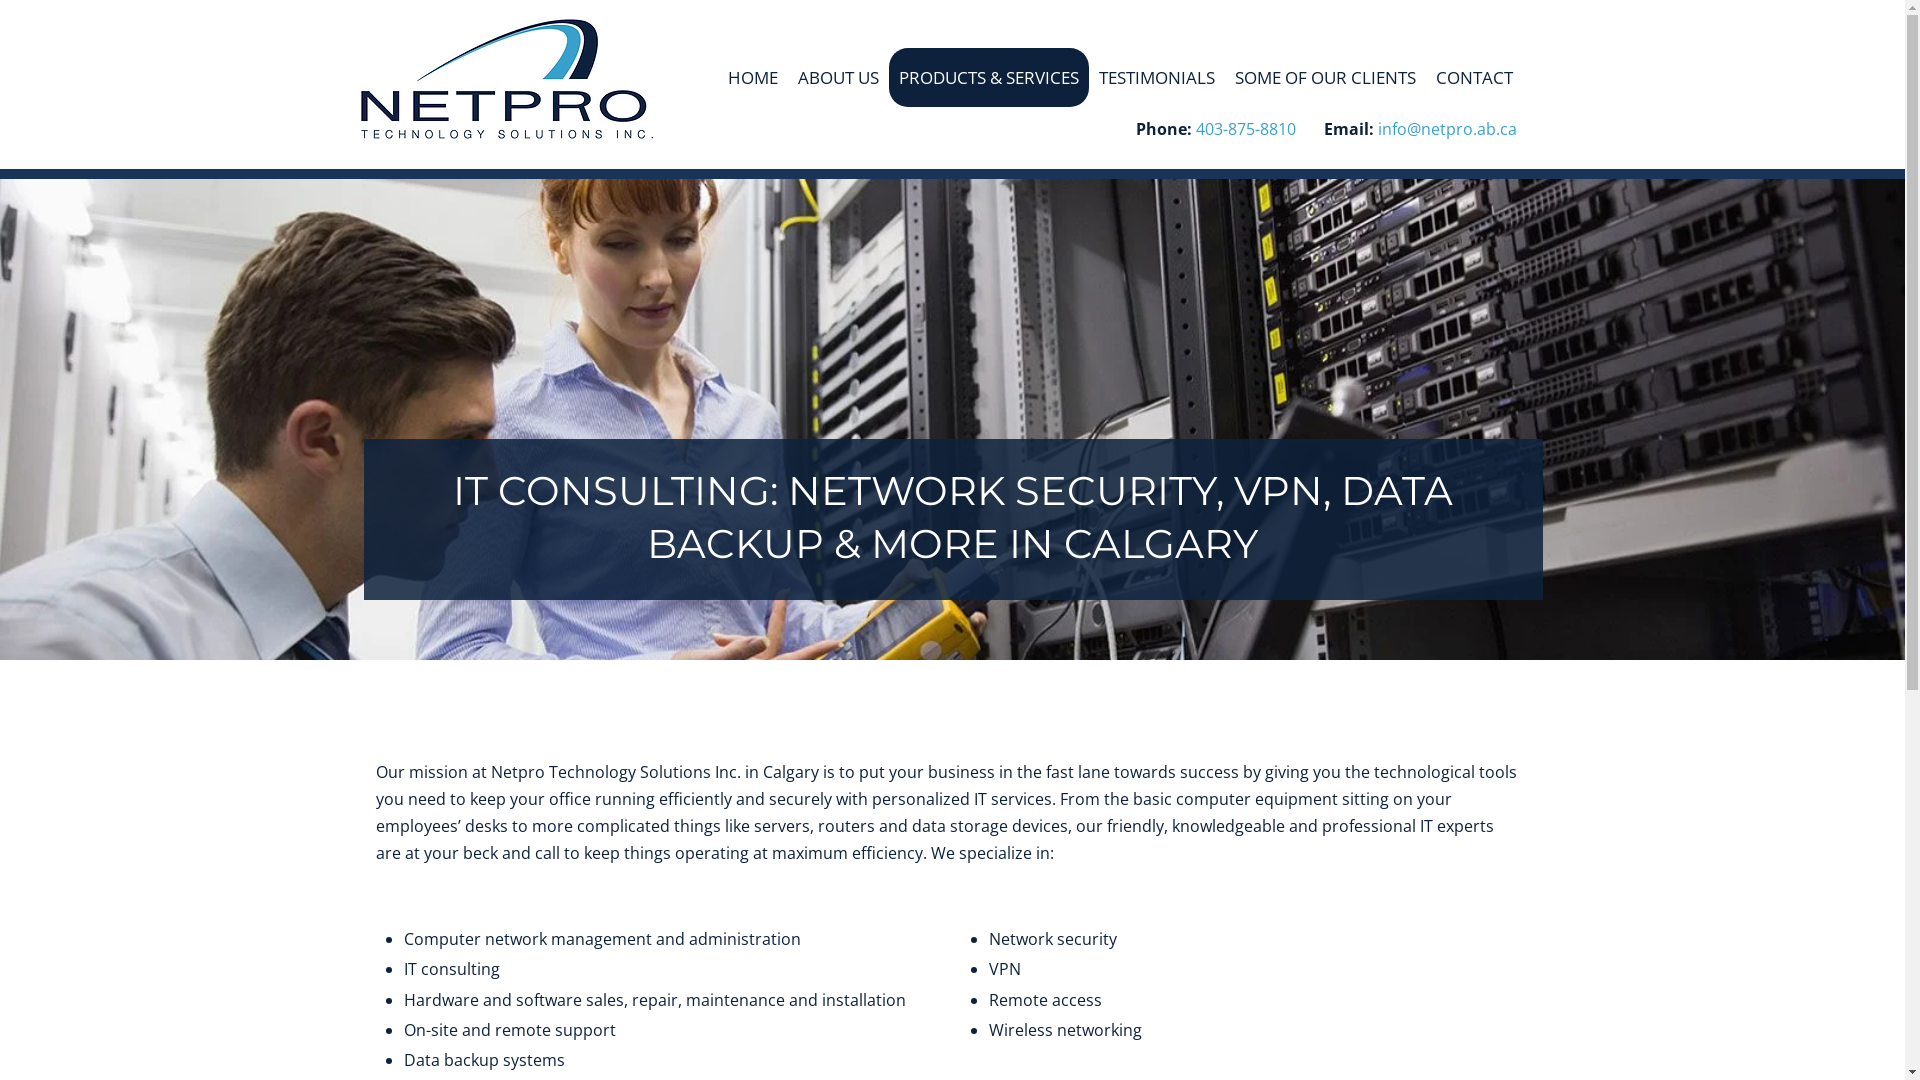 This screenshot has height=1080, width=1920. Describe the element at coordinates (1195, 131) in the screenshot. I see `'403-875-8810'` at that location.